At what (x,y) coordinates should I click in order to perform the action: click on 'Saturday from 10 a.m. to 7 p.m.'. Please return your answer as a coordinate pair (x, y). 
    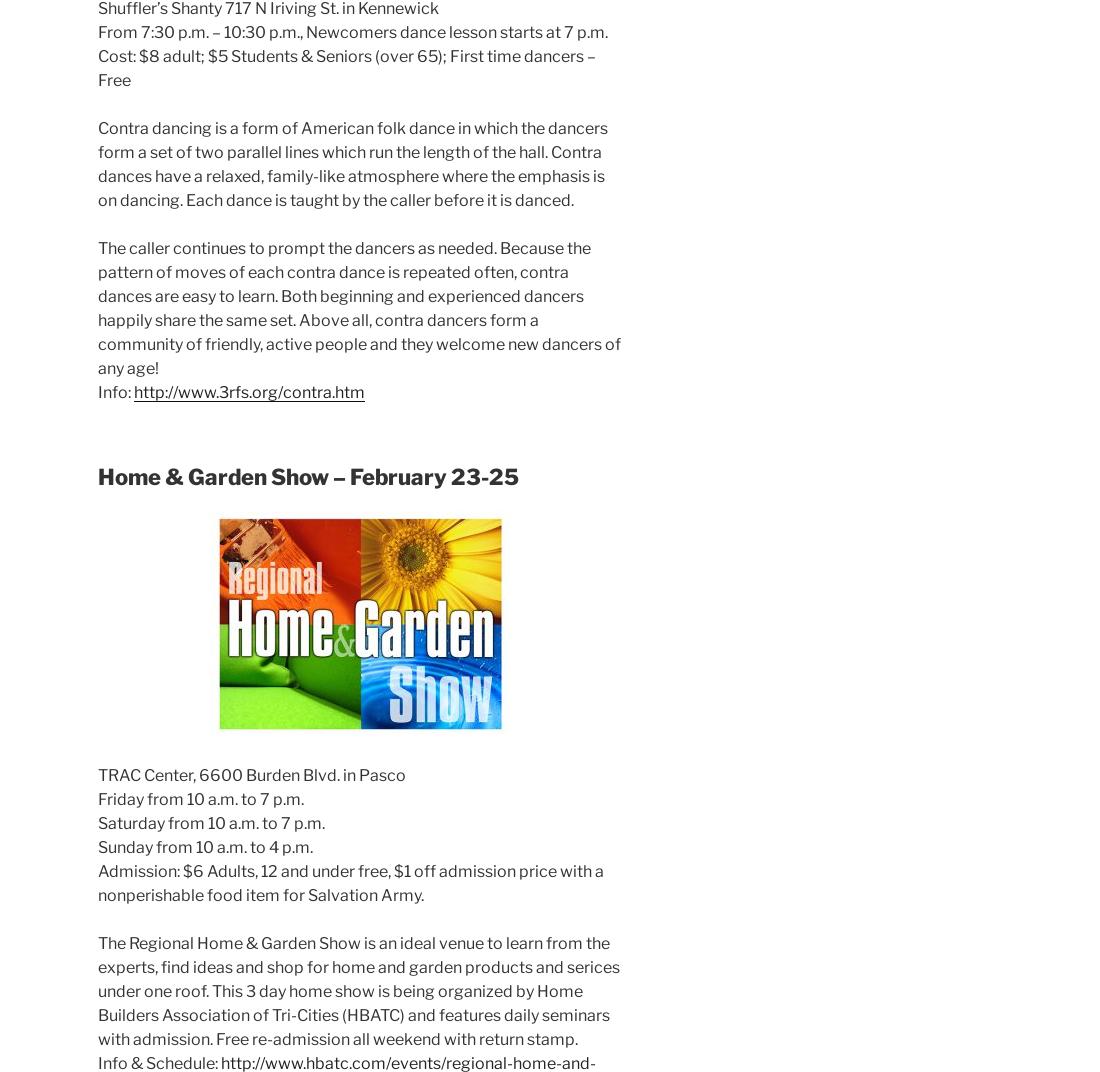
    Looking at the image, I should click on (211, 821).